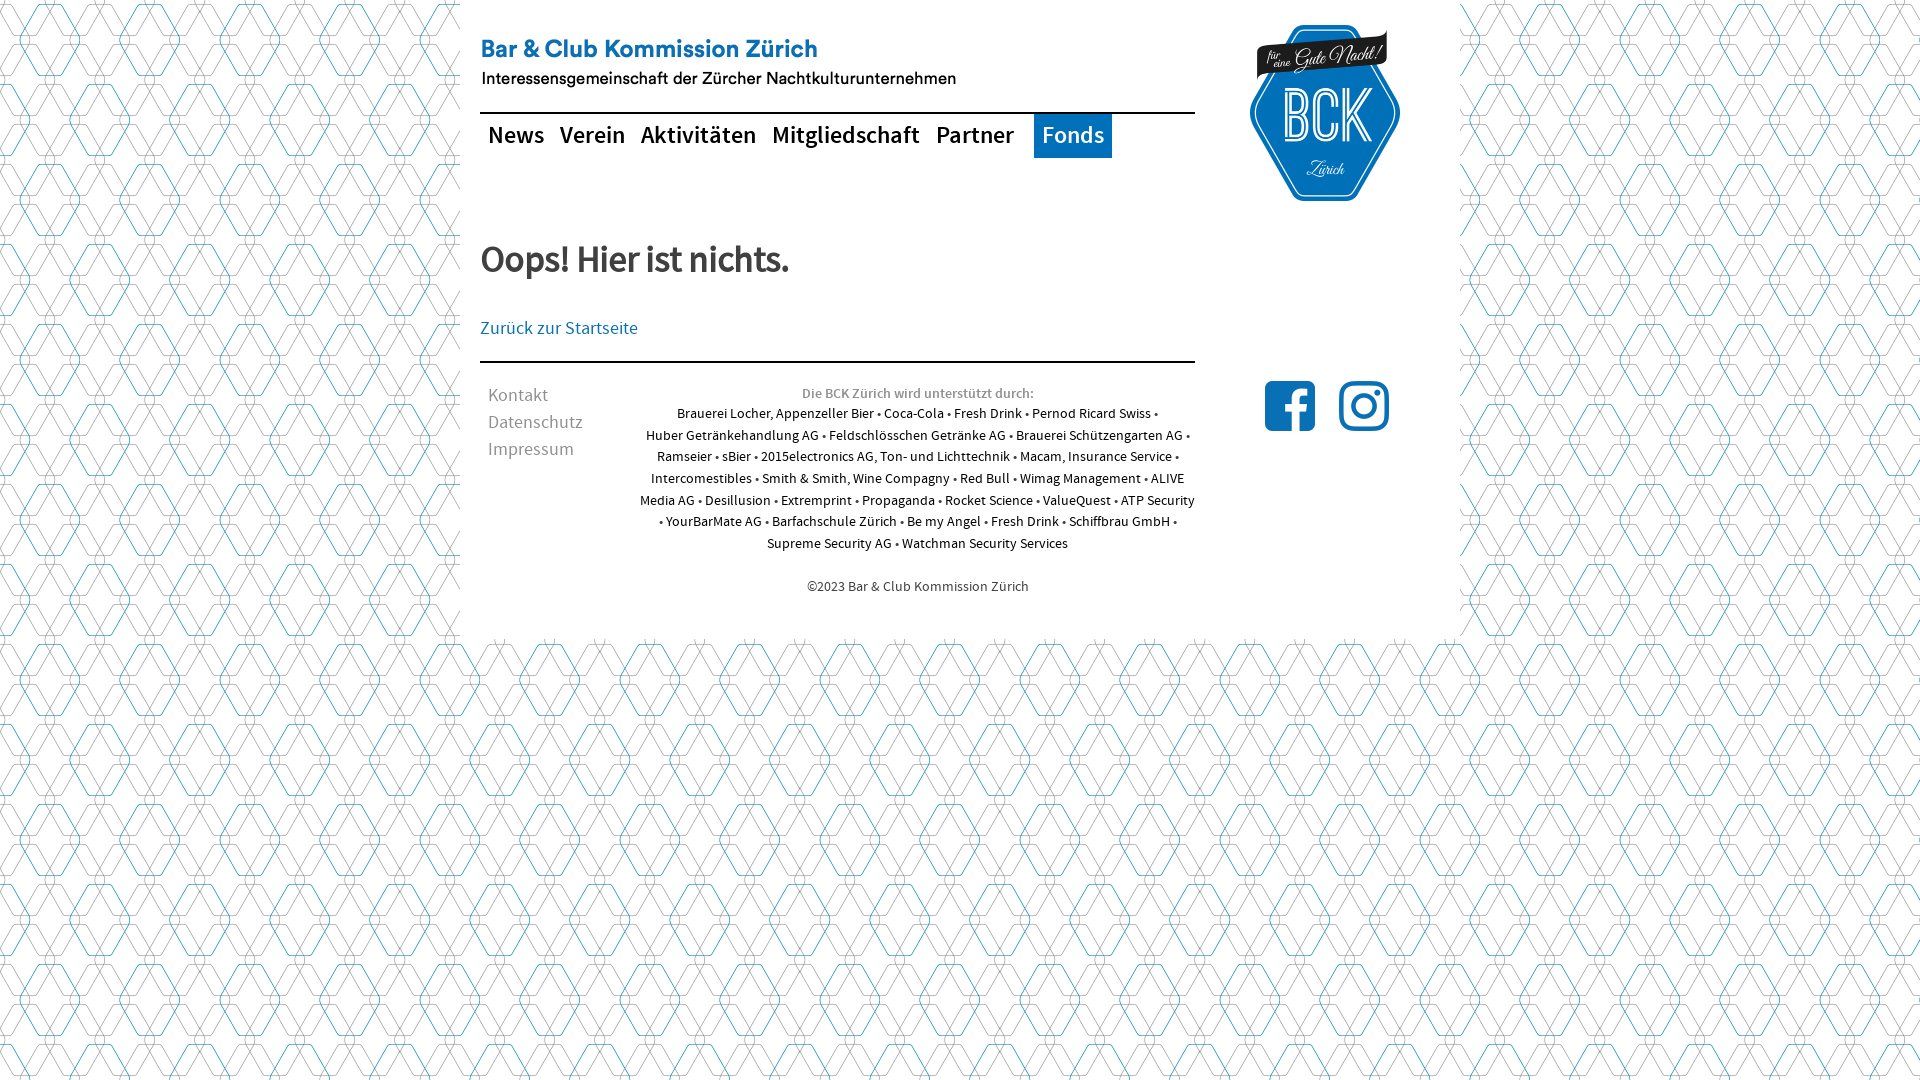  What do you see at coordinates (531, 450) in the screenshot?
I see `'Impressum'` at bounding box center [531, 450].